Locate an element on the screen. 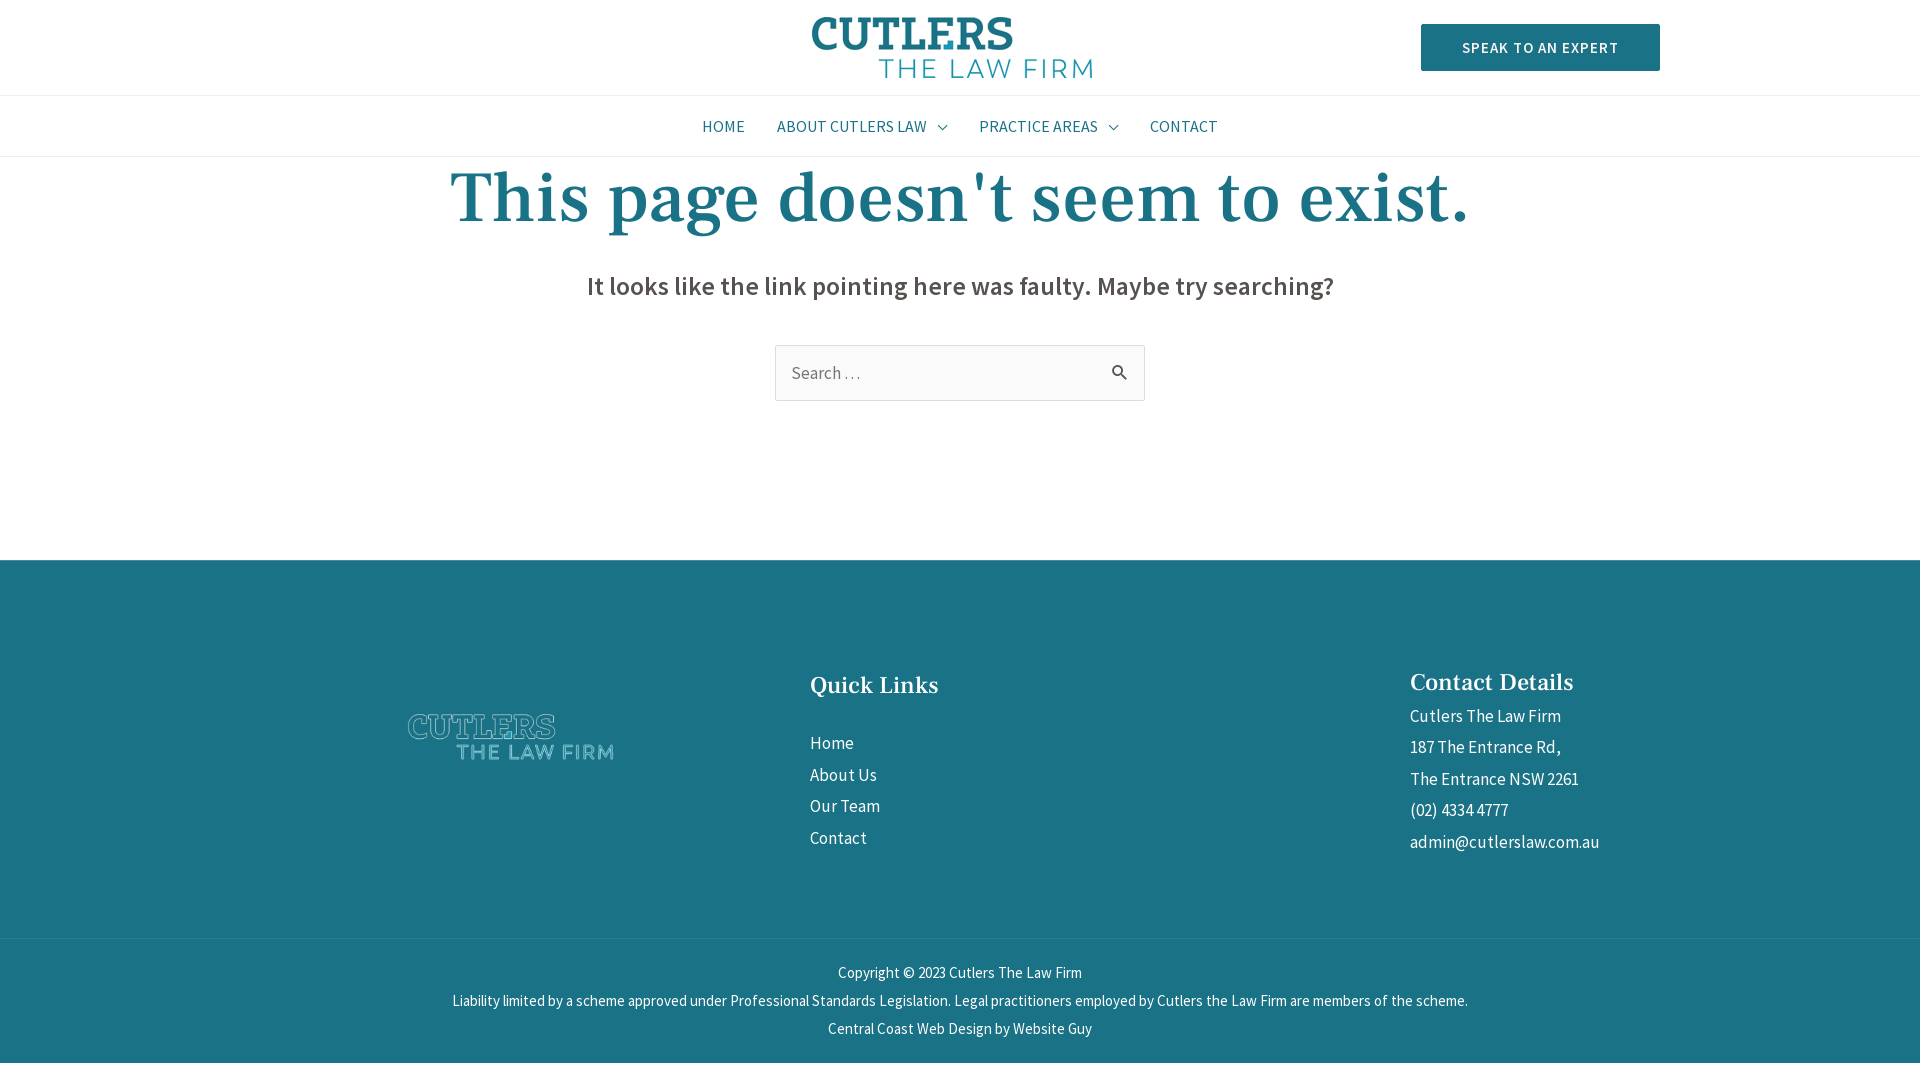 The width and height of the screenshot is (1920, 1080). 'About Us' is located at coordinates (843, 774).